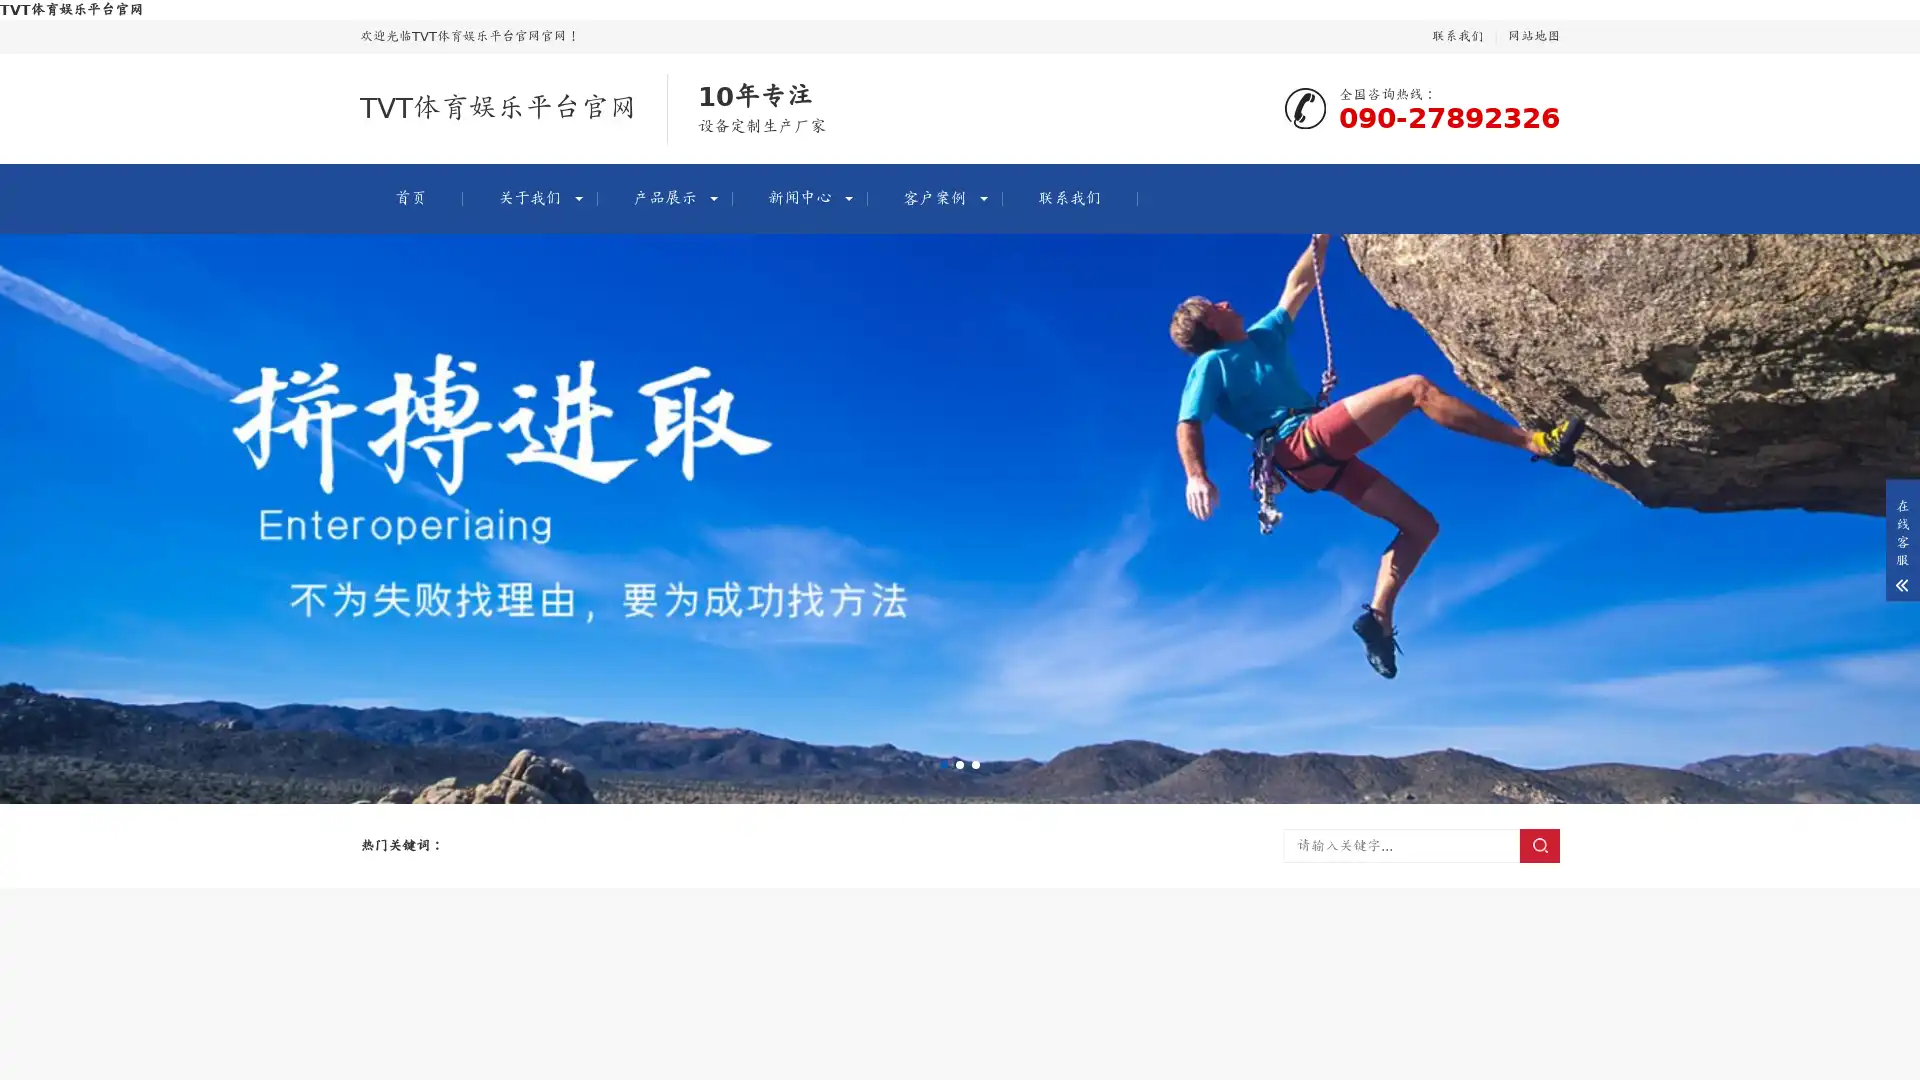  What do you see at coordinates (975, 764) in the screenshot?
I see `Go to slide 3` at bounding box center [975, 764].